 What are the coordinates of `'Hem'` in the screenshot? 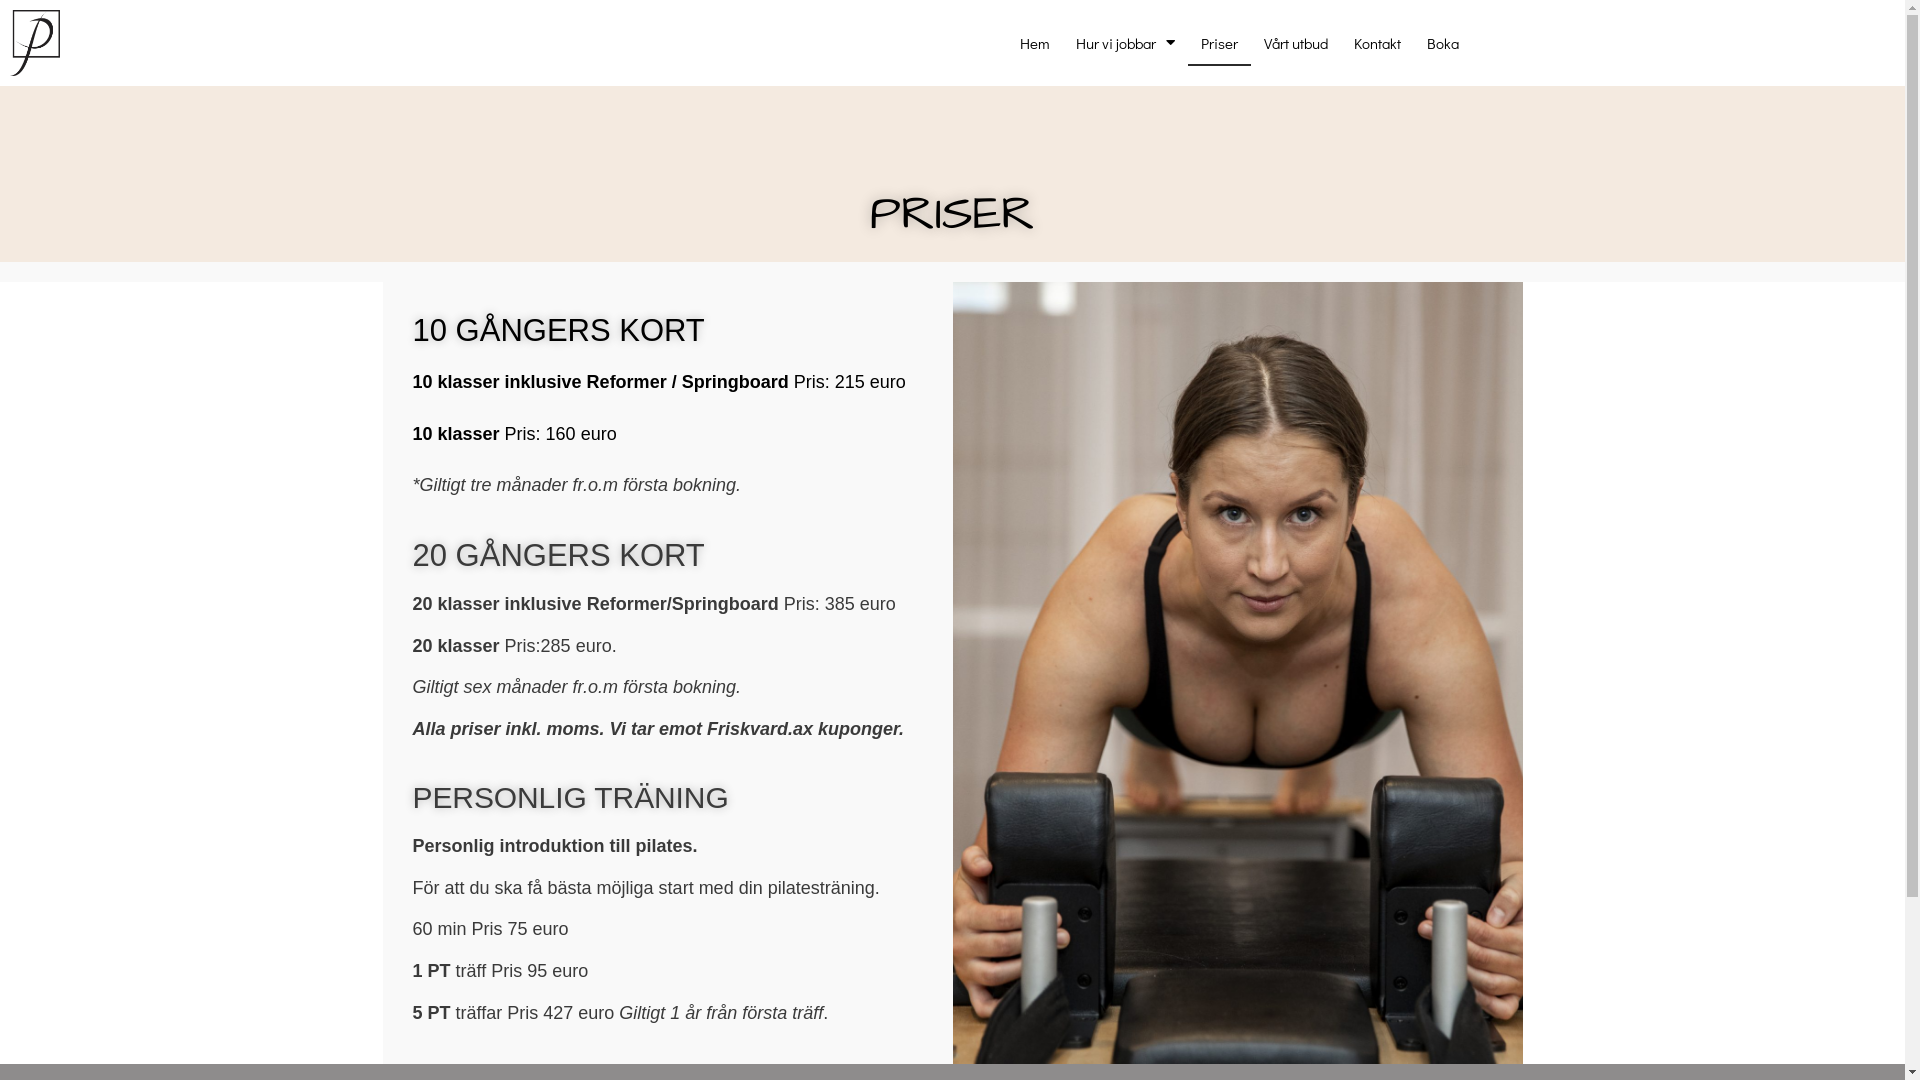 It's located at (1035, 42).